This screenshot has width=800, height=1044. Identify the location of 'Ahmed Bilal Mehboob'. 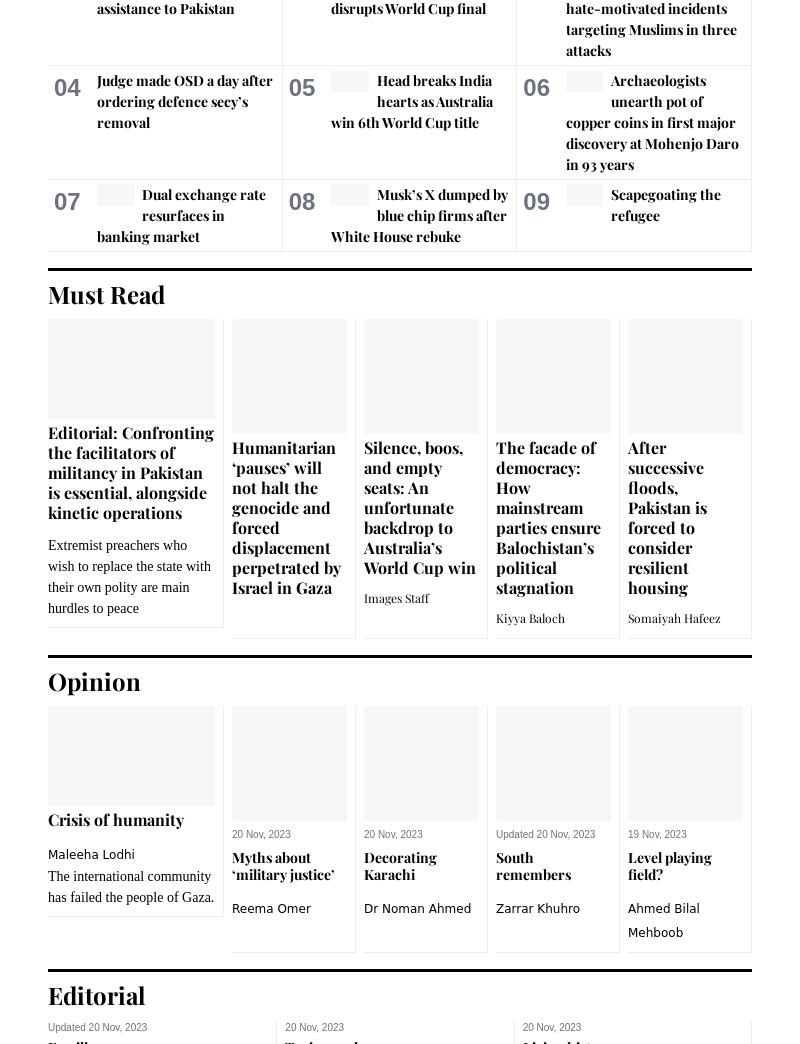
(662, 918).